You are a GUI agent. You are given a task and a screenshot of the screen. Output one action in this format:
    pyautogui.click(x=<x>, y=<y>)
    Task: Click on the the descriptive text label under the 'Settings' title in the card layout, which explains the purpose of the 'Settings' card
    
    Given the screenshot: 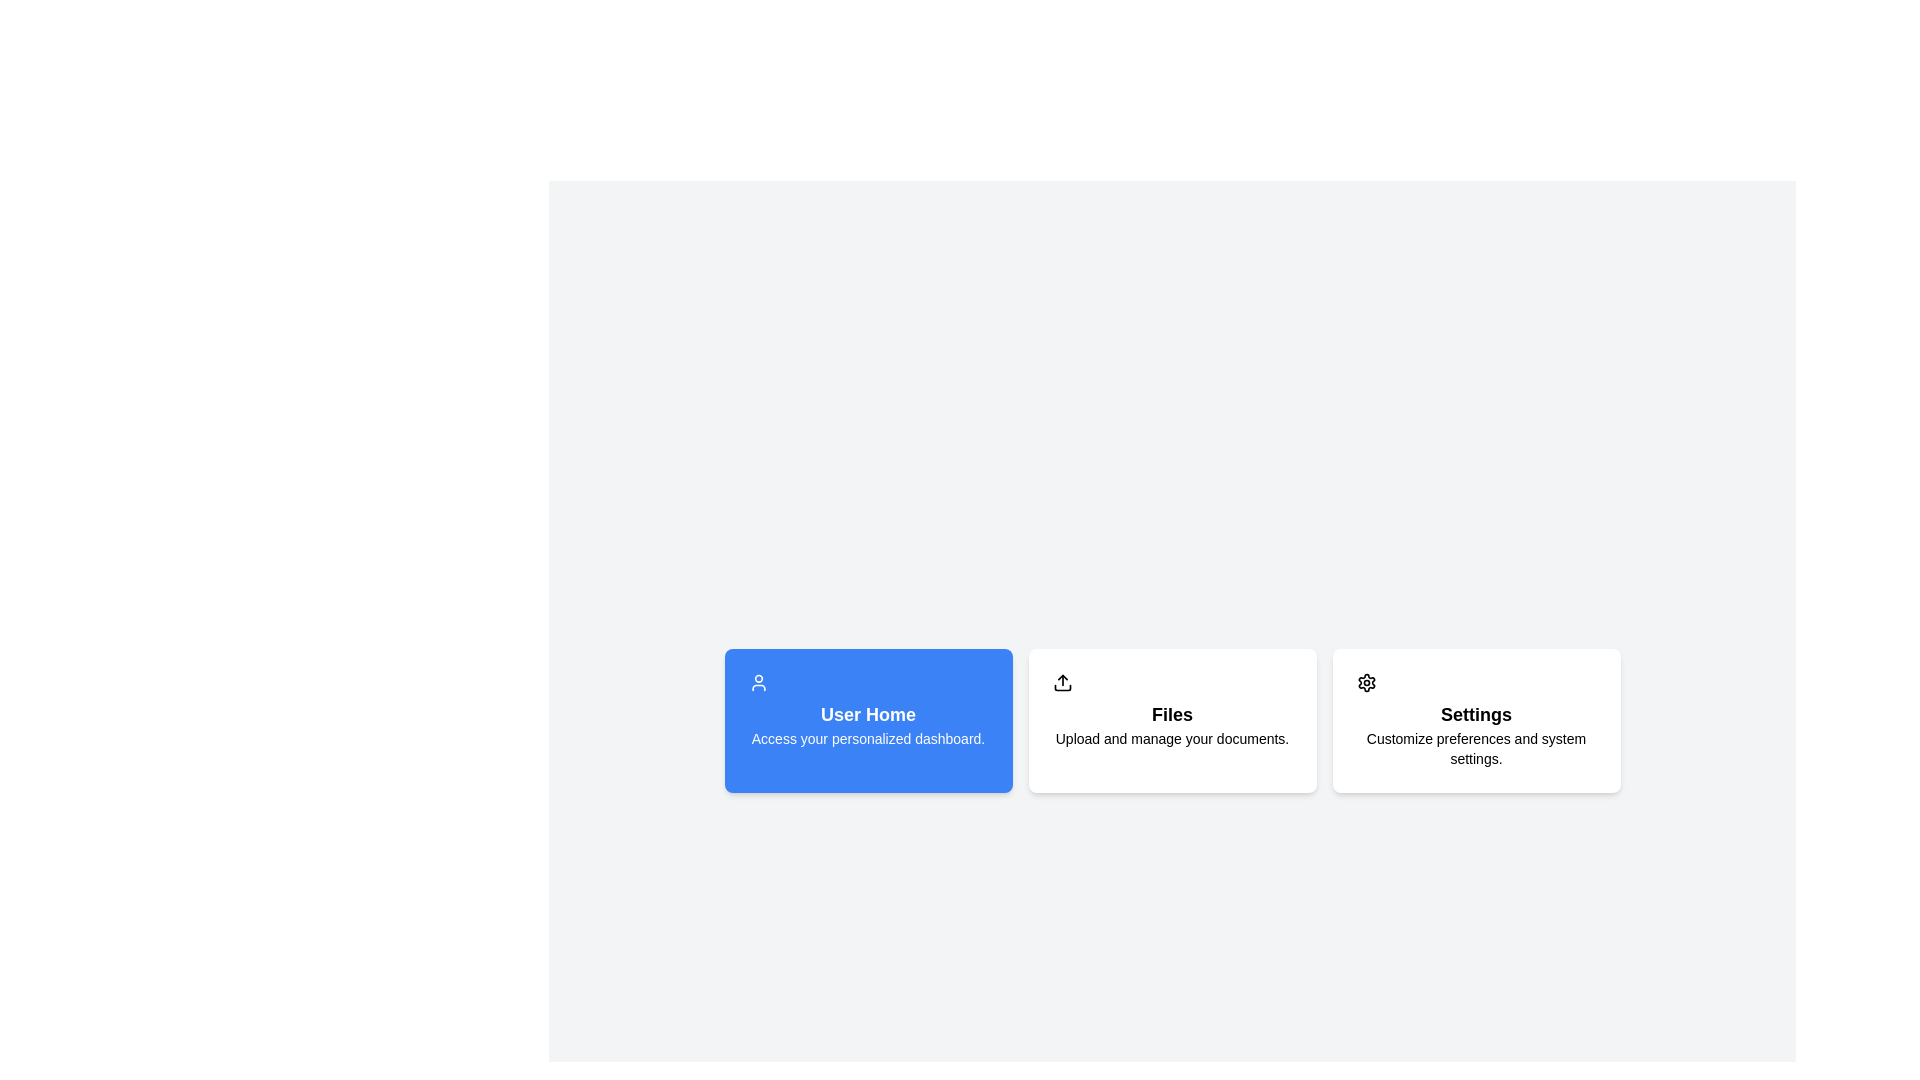 What is the action you would take?
    pyautogui.click(x=1476, y=748)
    